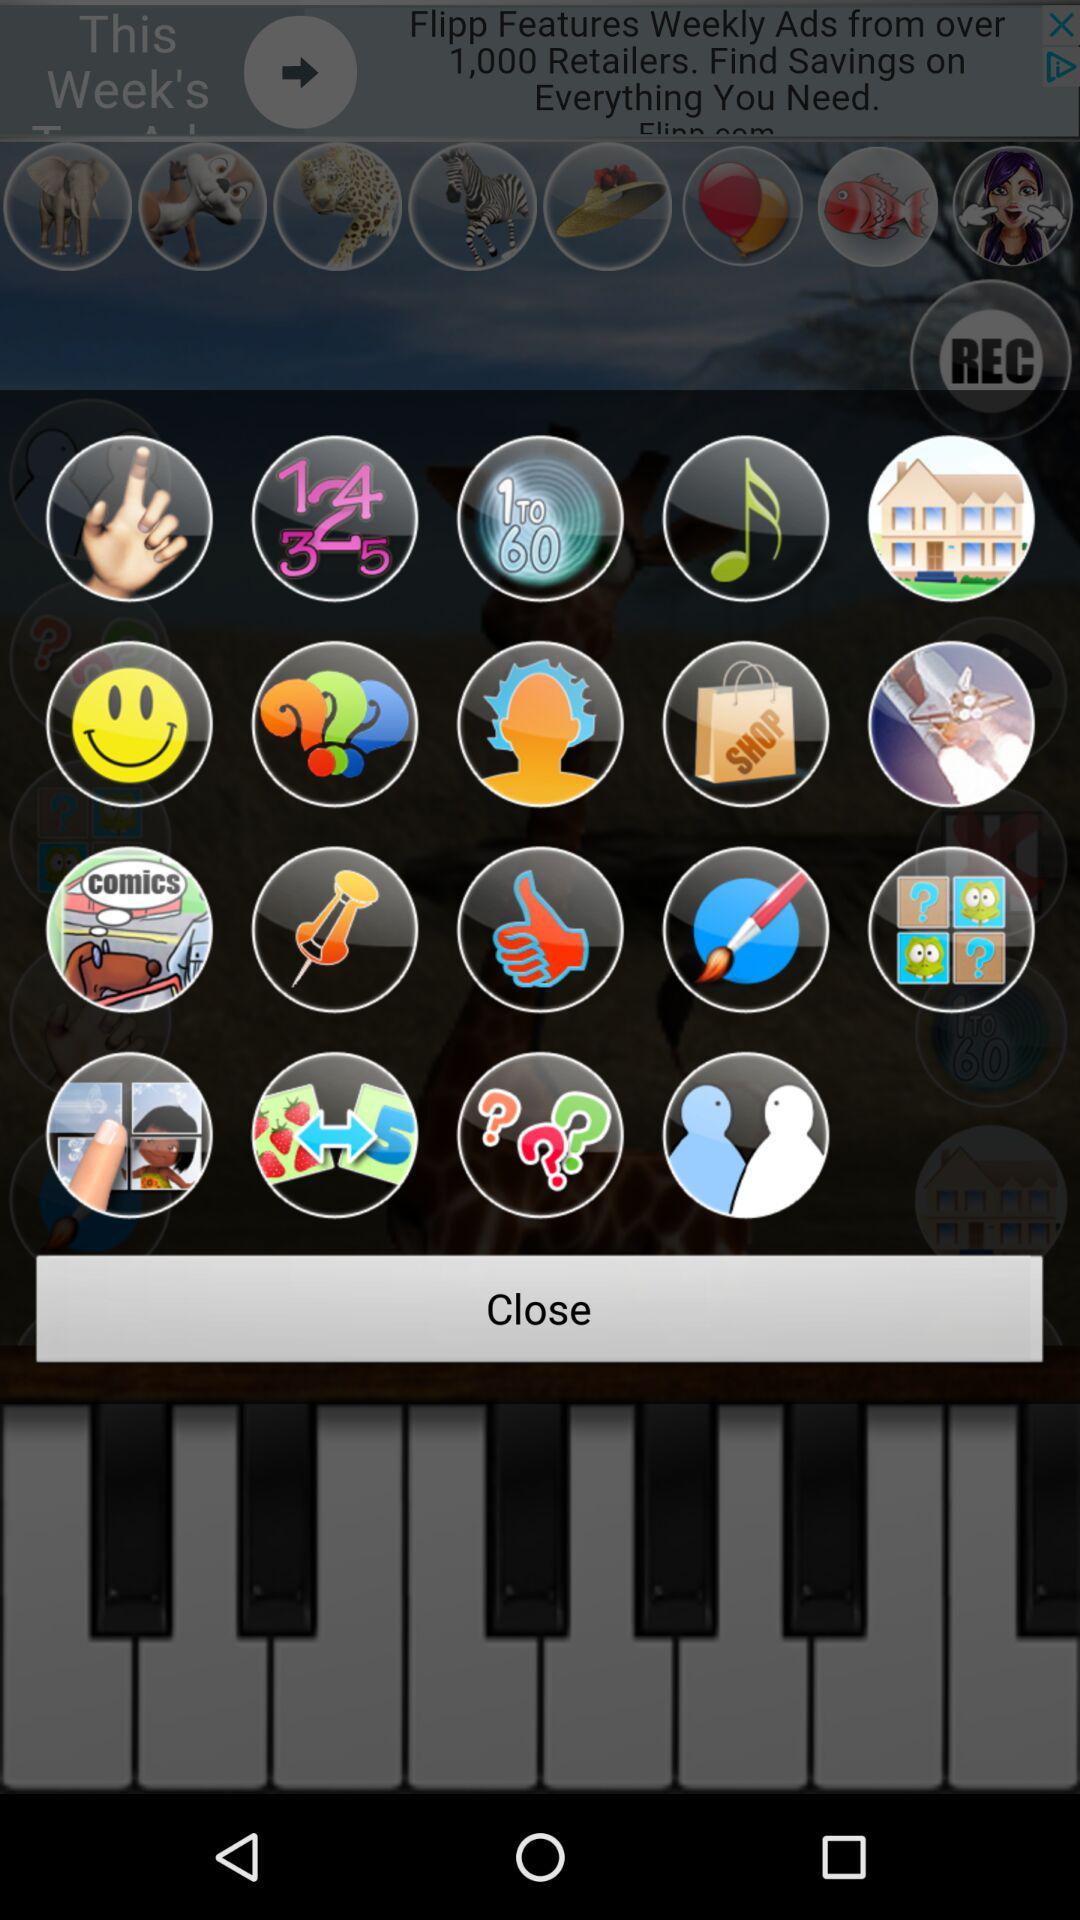 The width and height of the screenshot is (1080, 1920). I want to click on the item above close, so click(745, 1135).